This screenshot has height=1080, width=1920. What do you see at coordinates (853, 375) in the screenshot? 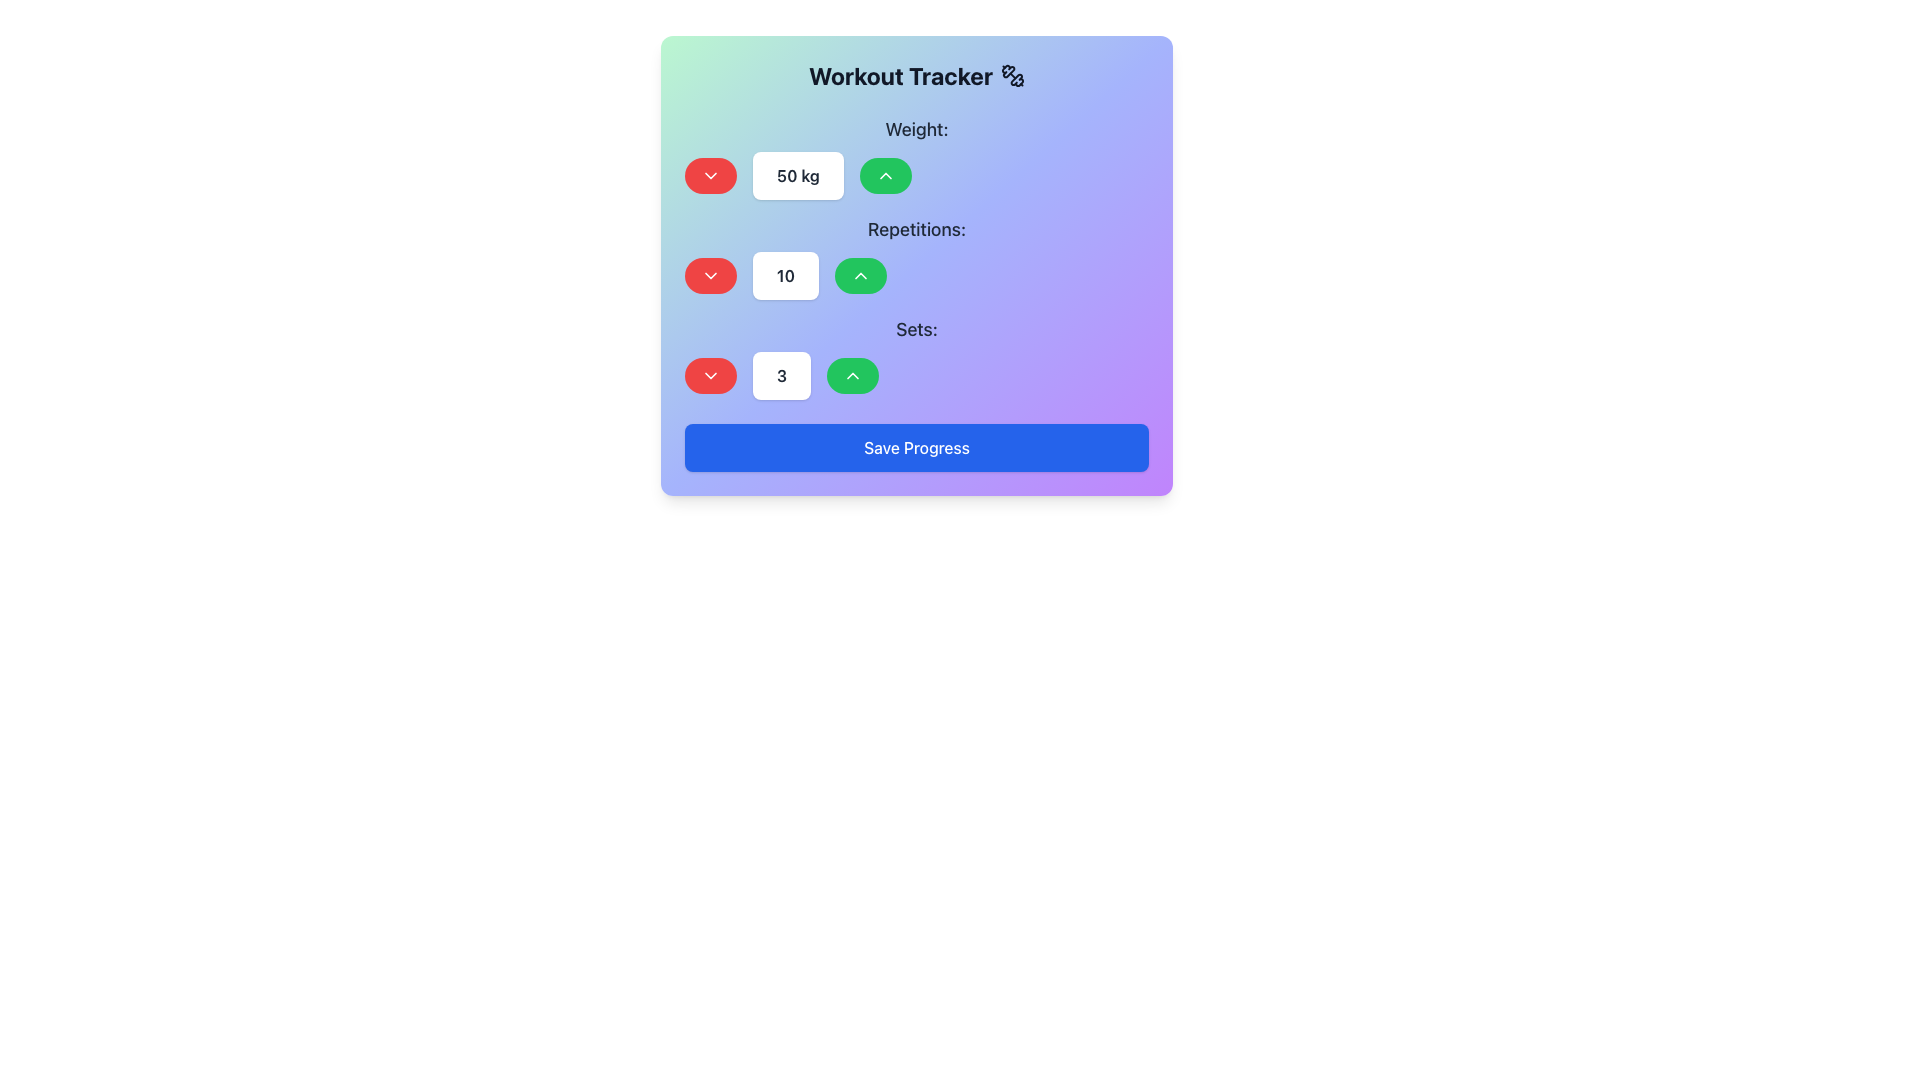
I see `the green upward arrow button next to the 'Sets' input field to increment its value` at bounding box center [853, 375].